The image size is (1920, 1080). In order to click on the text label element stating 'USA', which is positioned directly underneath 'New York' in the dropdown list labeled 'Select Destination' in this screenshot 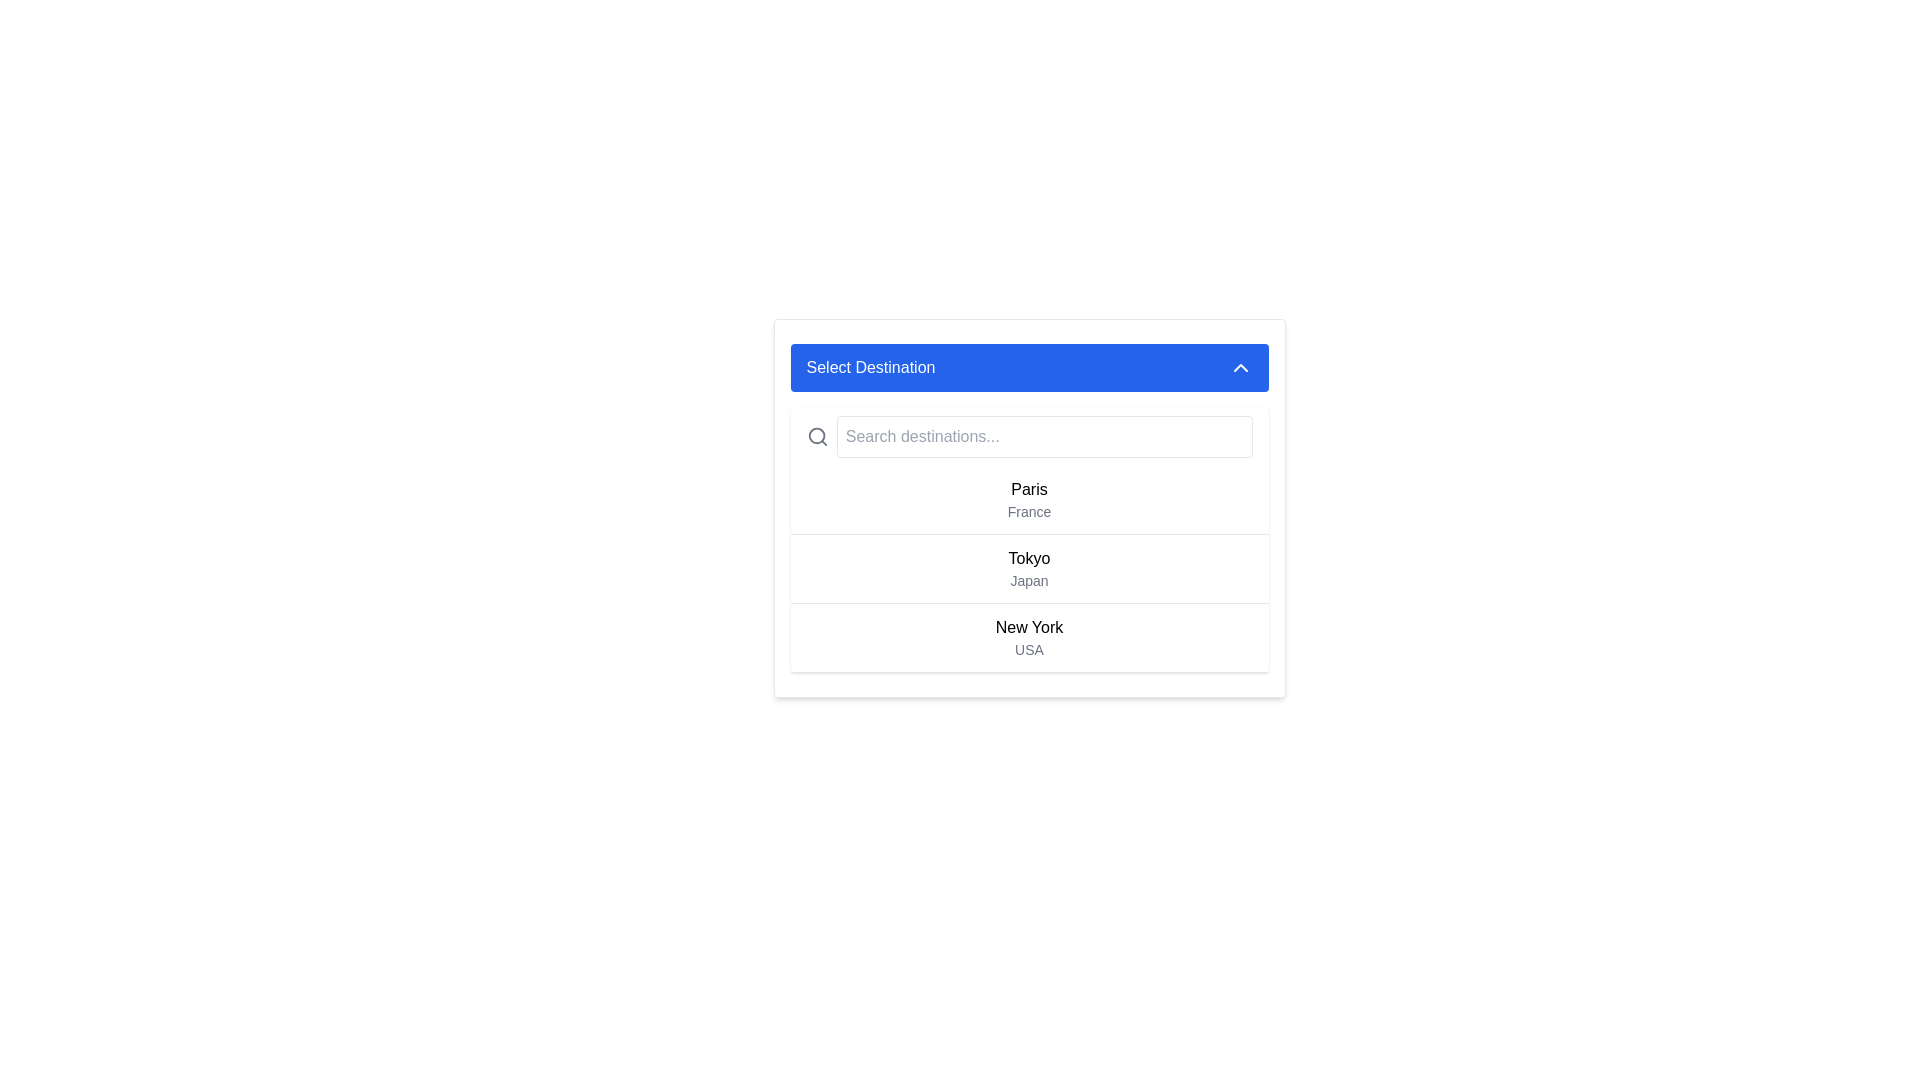, I will do `click(1029, 650)`.